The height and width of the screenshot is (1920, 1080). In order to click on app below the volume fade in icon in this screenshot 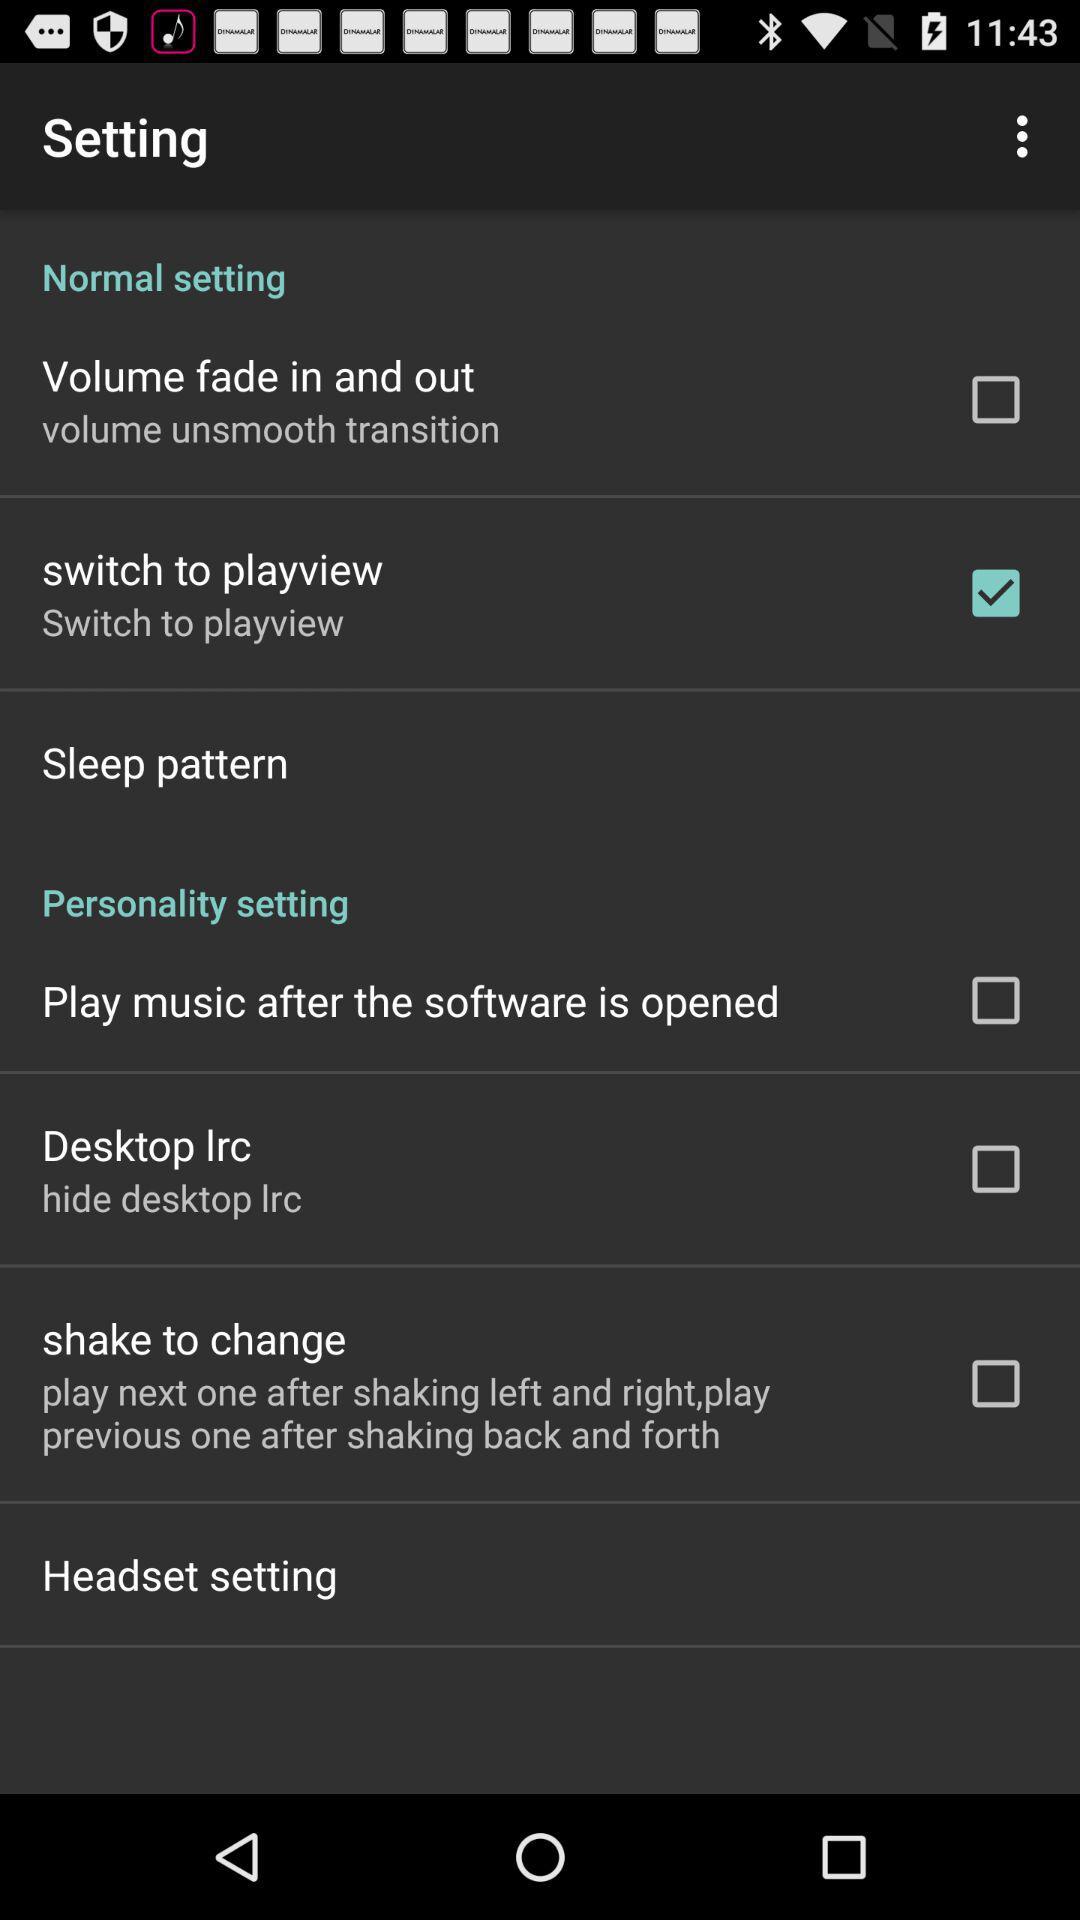, I will do `click(271, 427)`.